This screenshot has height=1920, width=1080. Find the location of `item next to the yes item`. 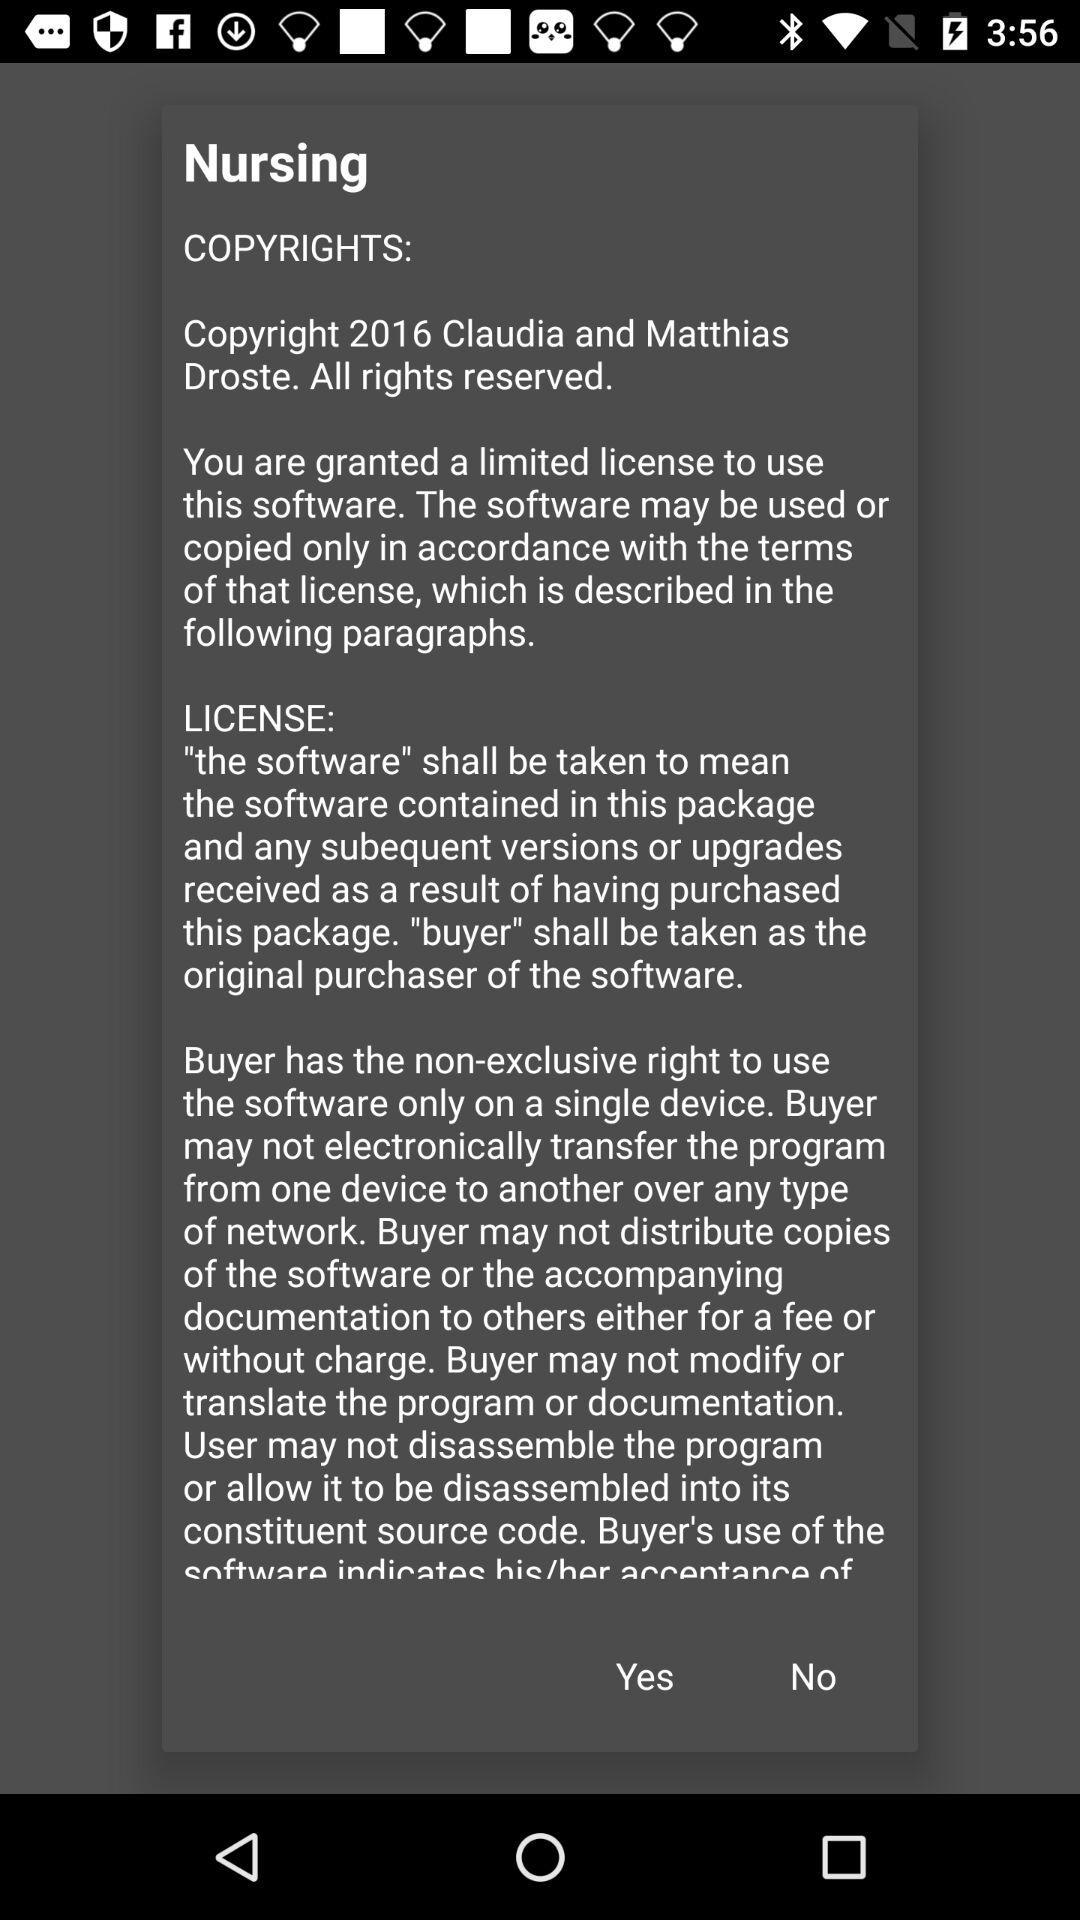

item next to the yes item is located at coordinates (813, 1675).